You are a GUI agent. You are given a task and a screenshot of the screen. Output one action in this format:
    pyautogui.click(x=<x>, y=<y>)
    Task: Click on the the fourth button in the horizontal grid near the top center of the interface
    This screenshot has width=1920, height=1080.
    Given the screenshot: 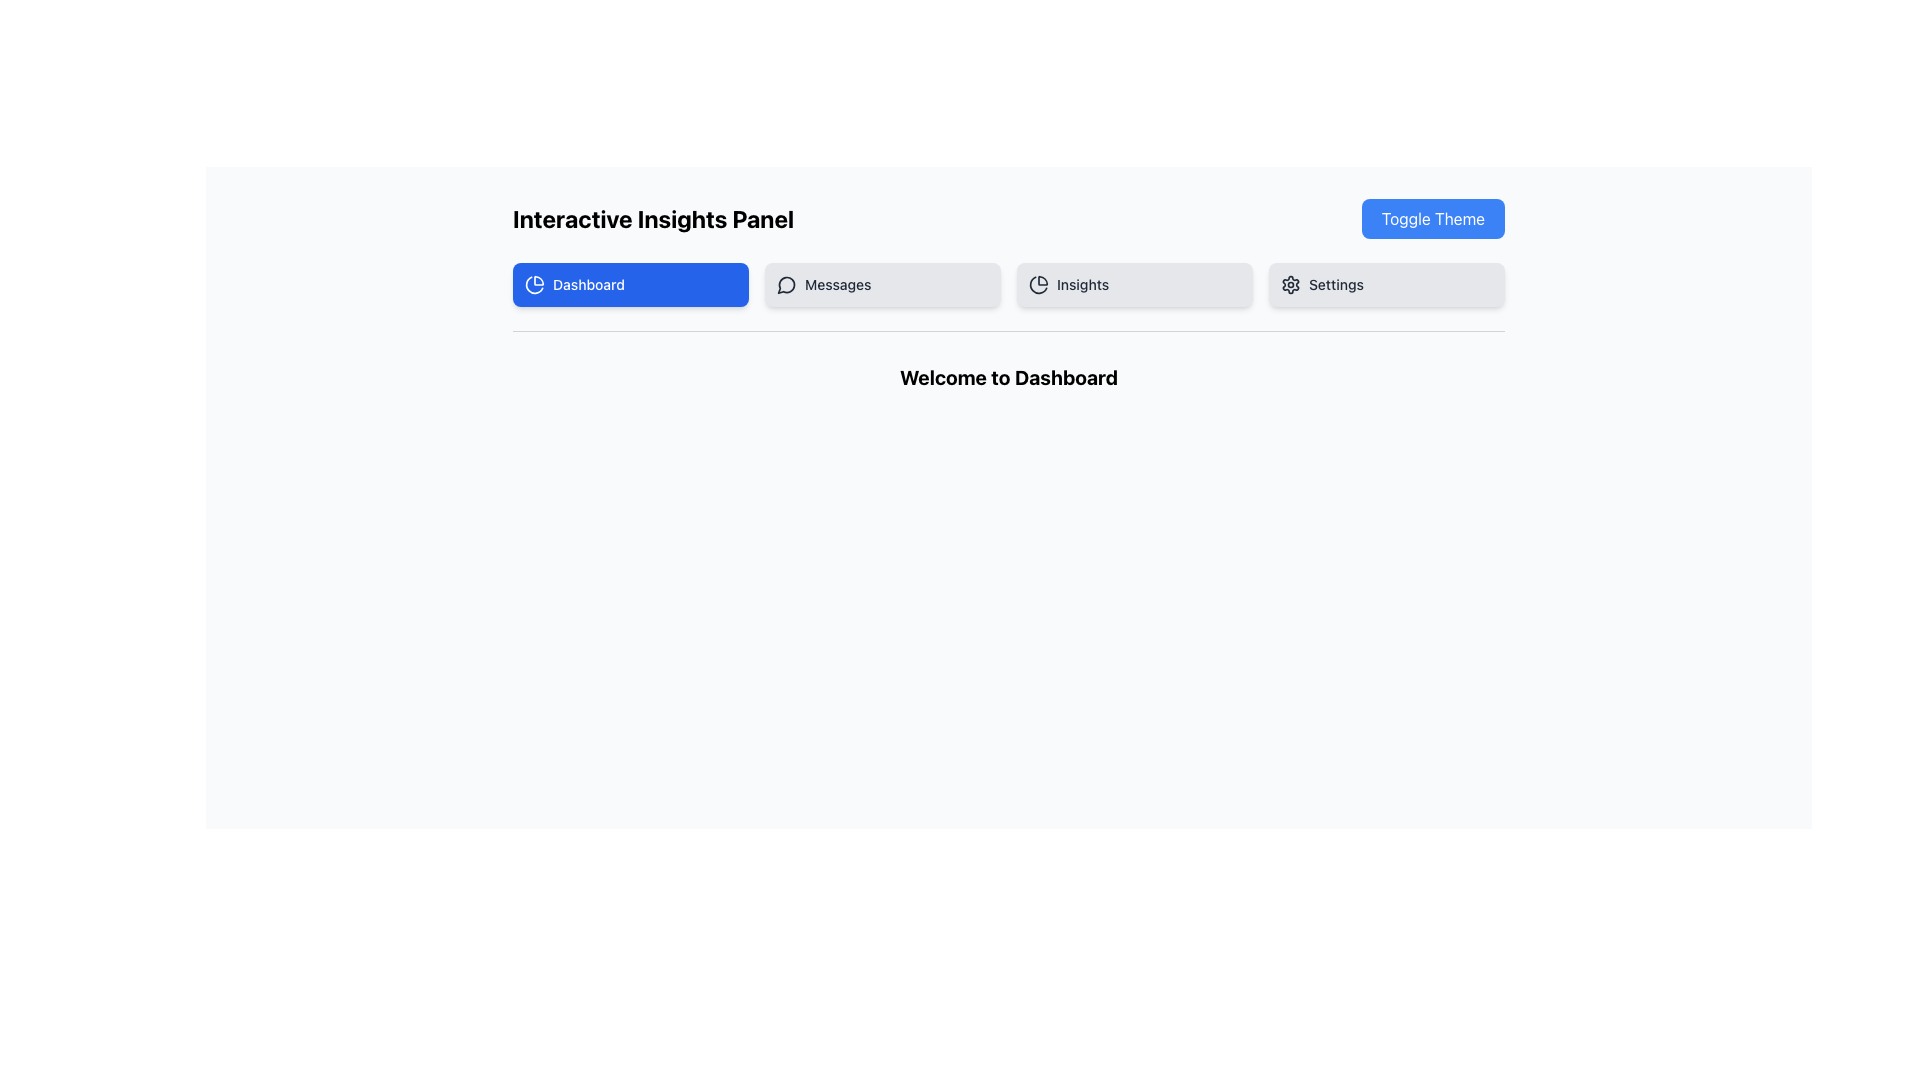 What is the action you would take?
    pyautogui.click(x=1386, y=285)
    